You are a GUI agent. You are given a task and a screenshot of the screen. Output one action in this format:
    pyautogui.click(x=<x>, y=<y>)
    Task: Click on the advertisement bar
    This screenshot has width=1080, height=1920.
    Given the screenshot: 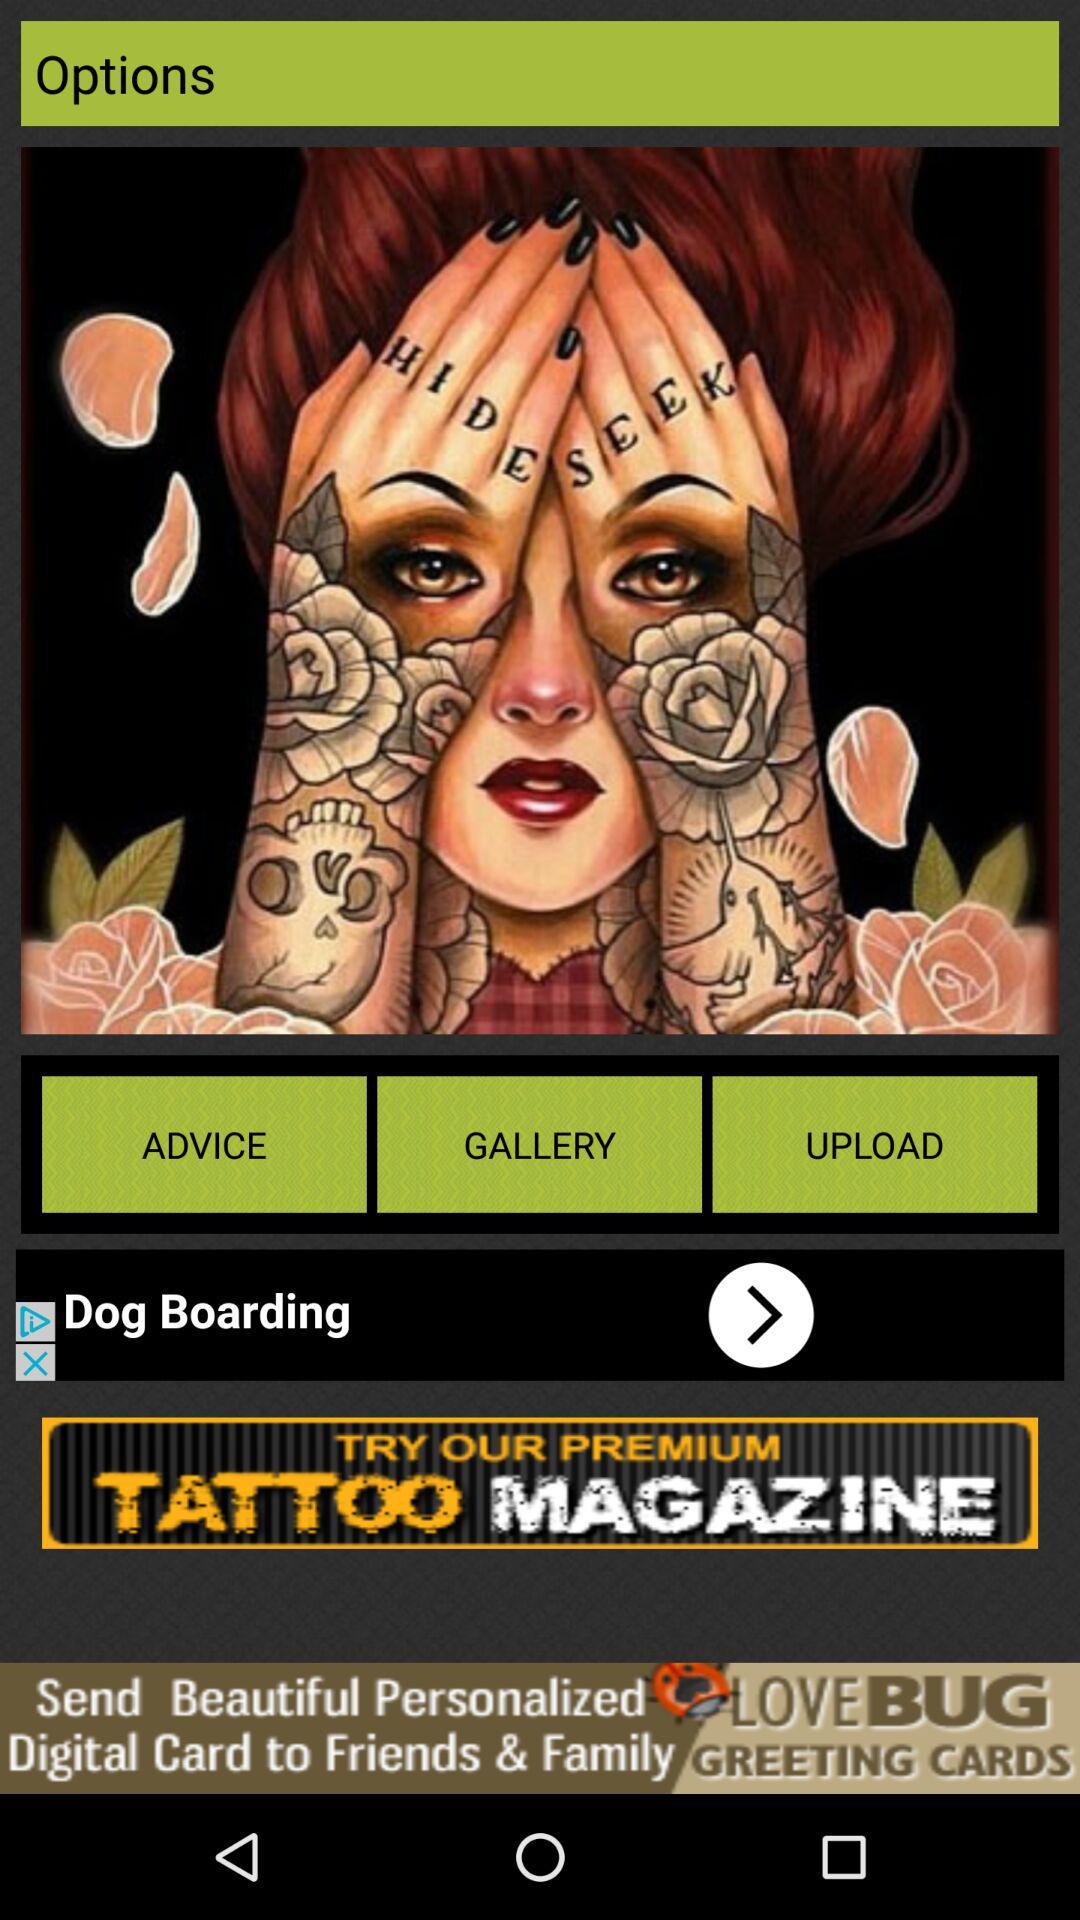 What is the action you would take?
    pyautogui.click(x=434, y=1315)
    